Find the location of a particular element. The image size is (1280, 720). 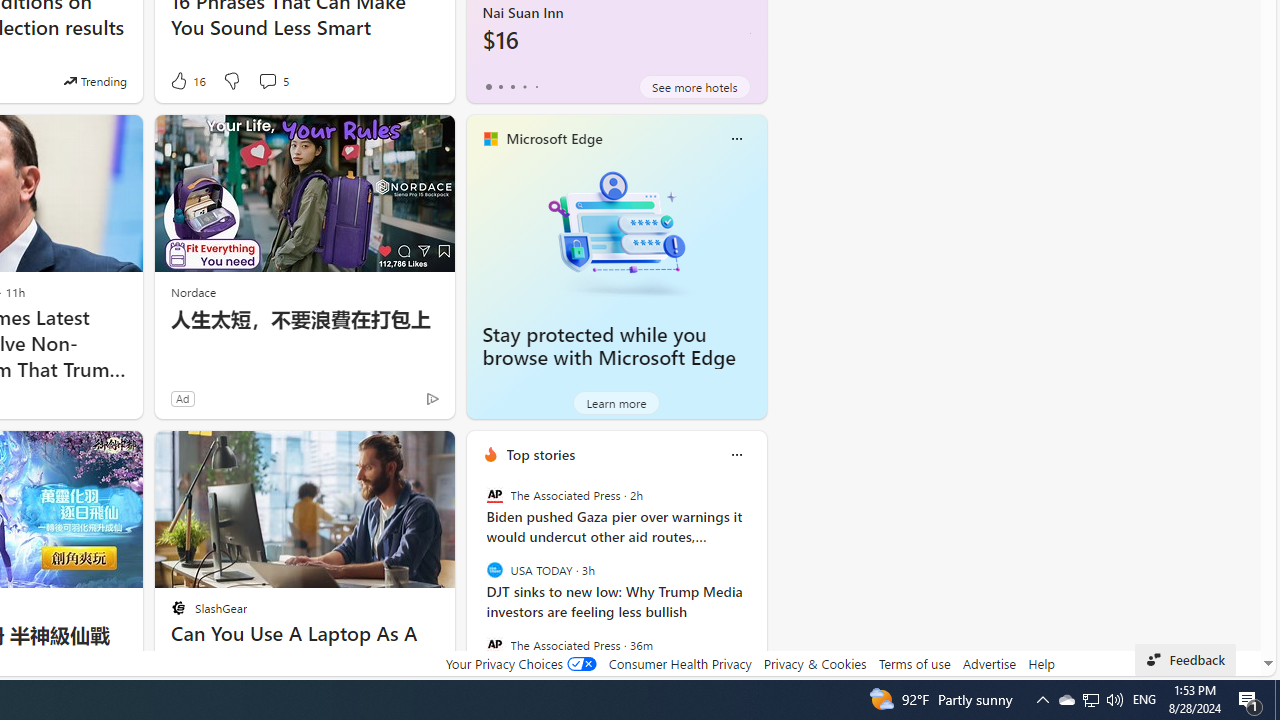

'Feedback' is located at coordinates (1185, 659).